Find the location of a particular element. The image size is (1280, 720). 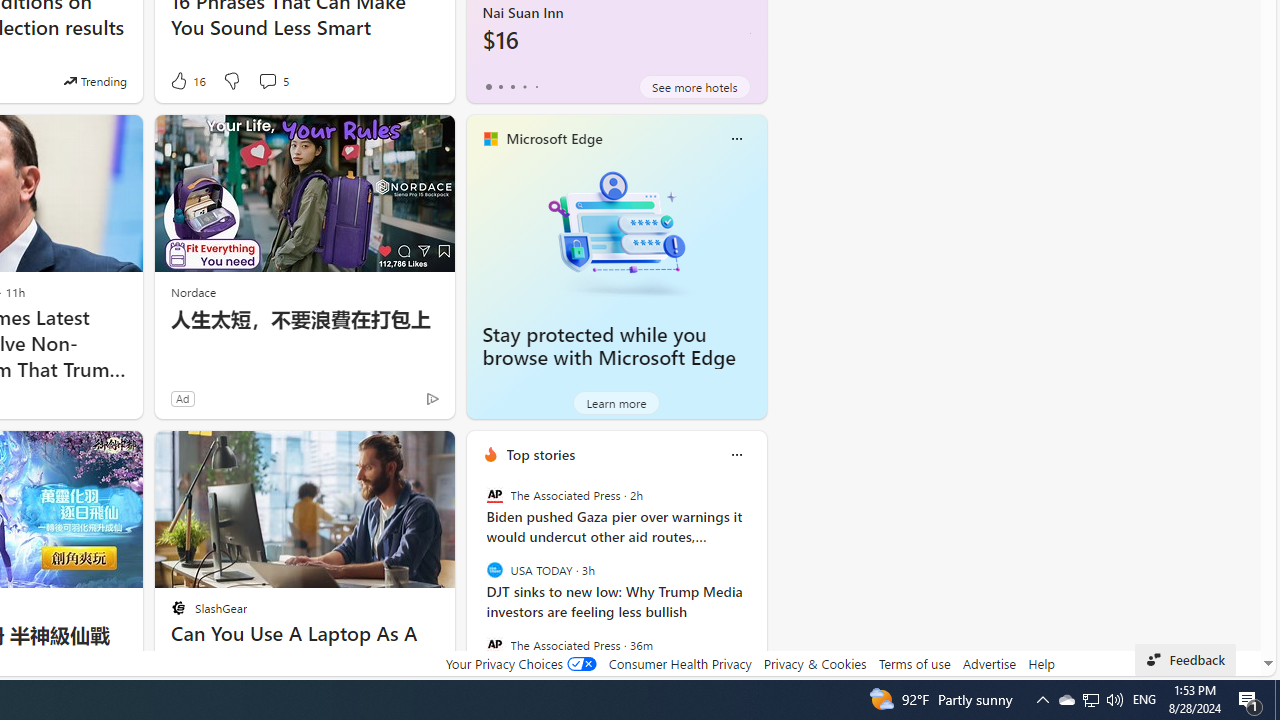

'Feedback' is located at coordinates (1185, 659).